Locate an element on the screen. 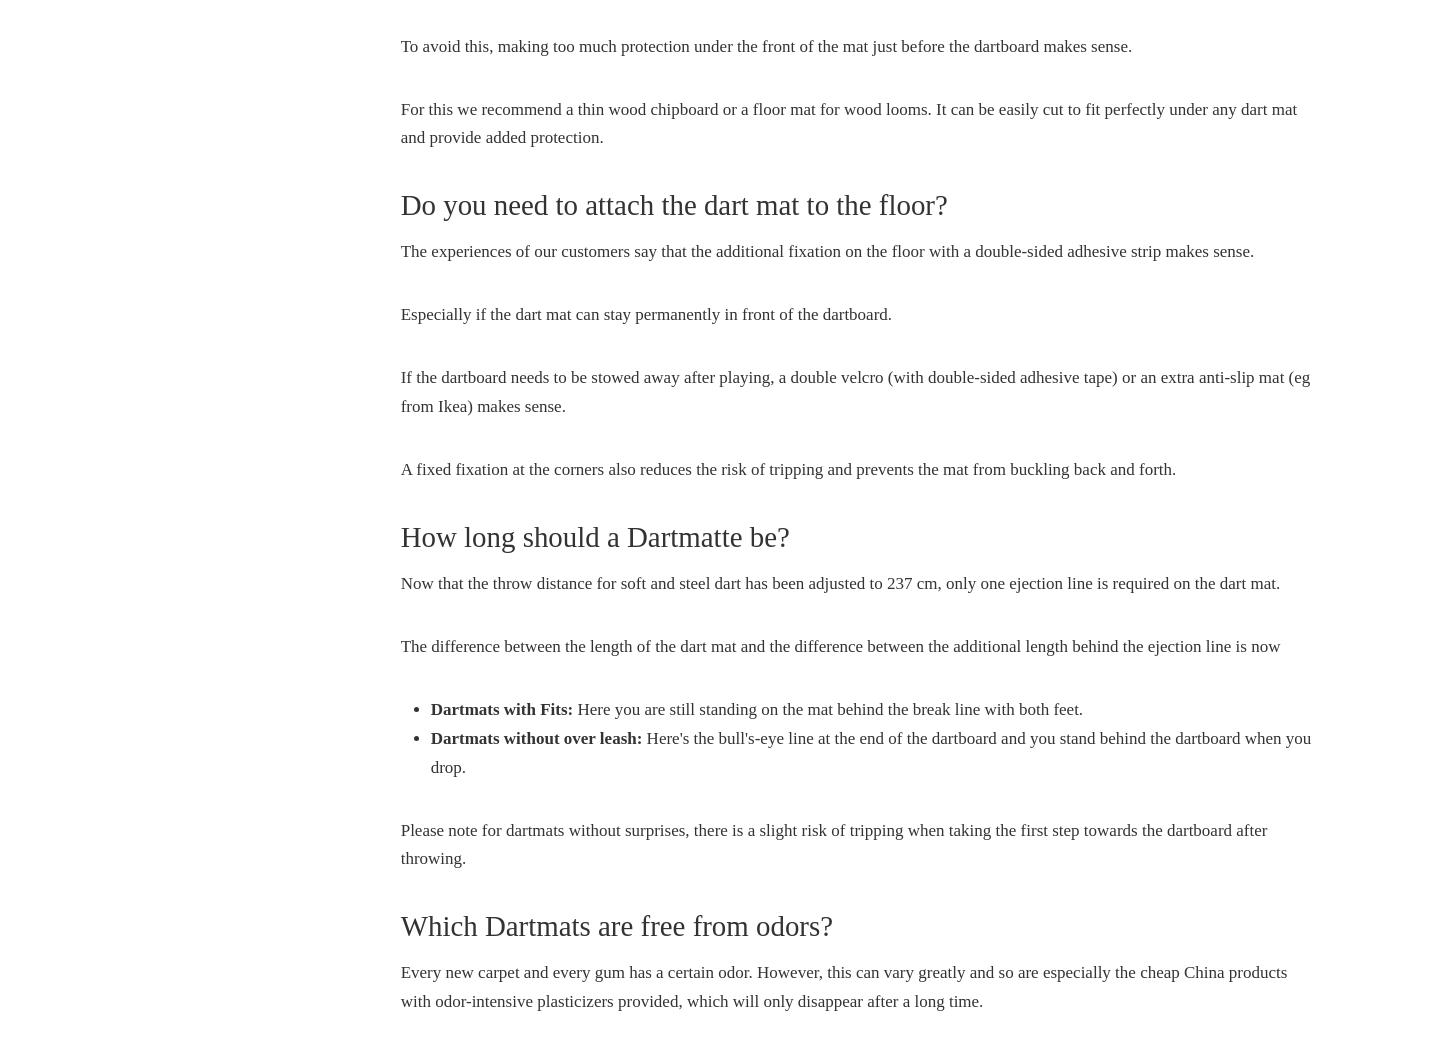  'Please note for dartmats without surprises, there is a slight risk of tripping when taking the first step towards the dartboard after throwing.' is located at coordinates (833, 843).